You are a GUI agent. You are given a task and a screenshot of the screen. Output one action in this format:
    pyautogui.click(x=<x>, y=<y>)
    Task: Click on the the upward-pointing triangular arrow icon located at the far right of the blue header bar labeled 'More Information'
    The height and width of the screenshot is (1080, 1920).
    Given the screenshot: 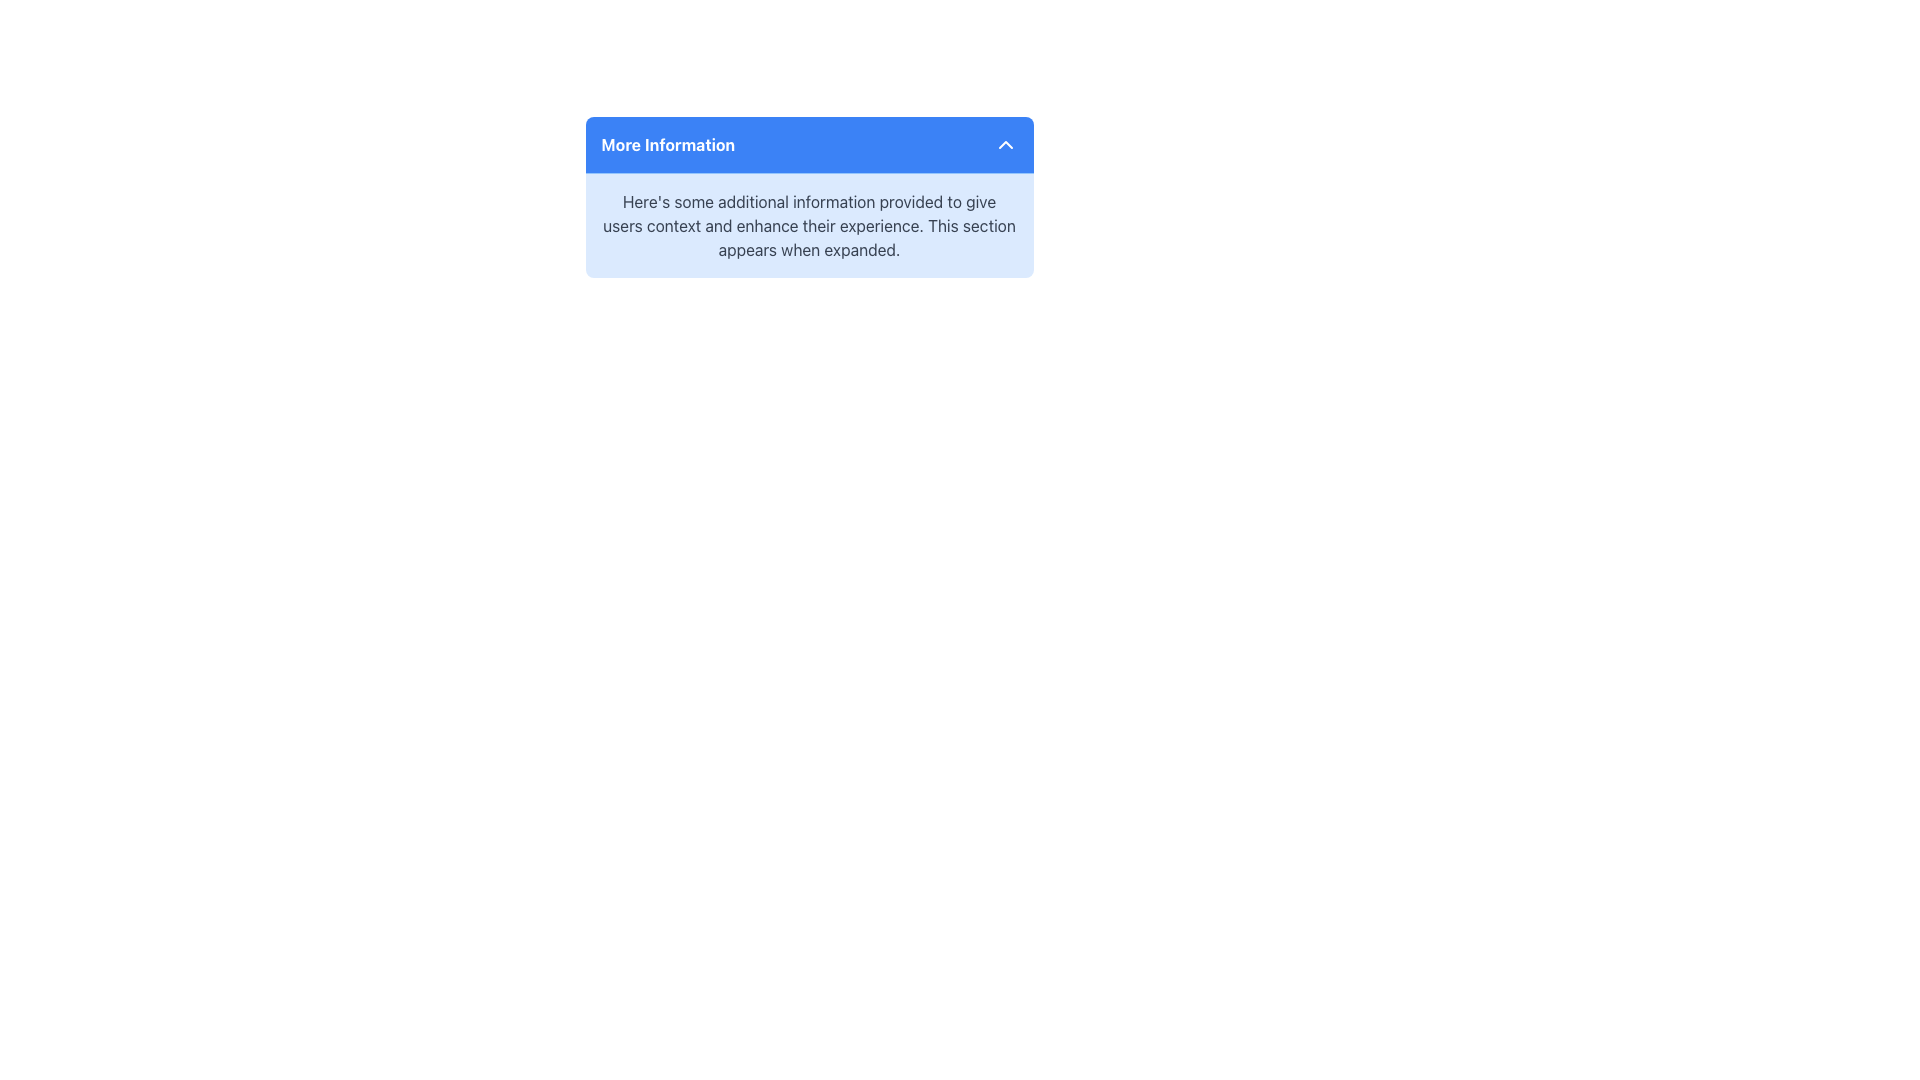 What is the action you would take?
    pyautogui.click(x=1005, y=144)
    